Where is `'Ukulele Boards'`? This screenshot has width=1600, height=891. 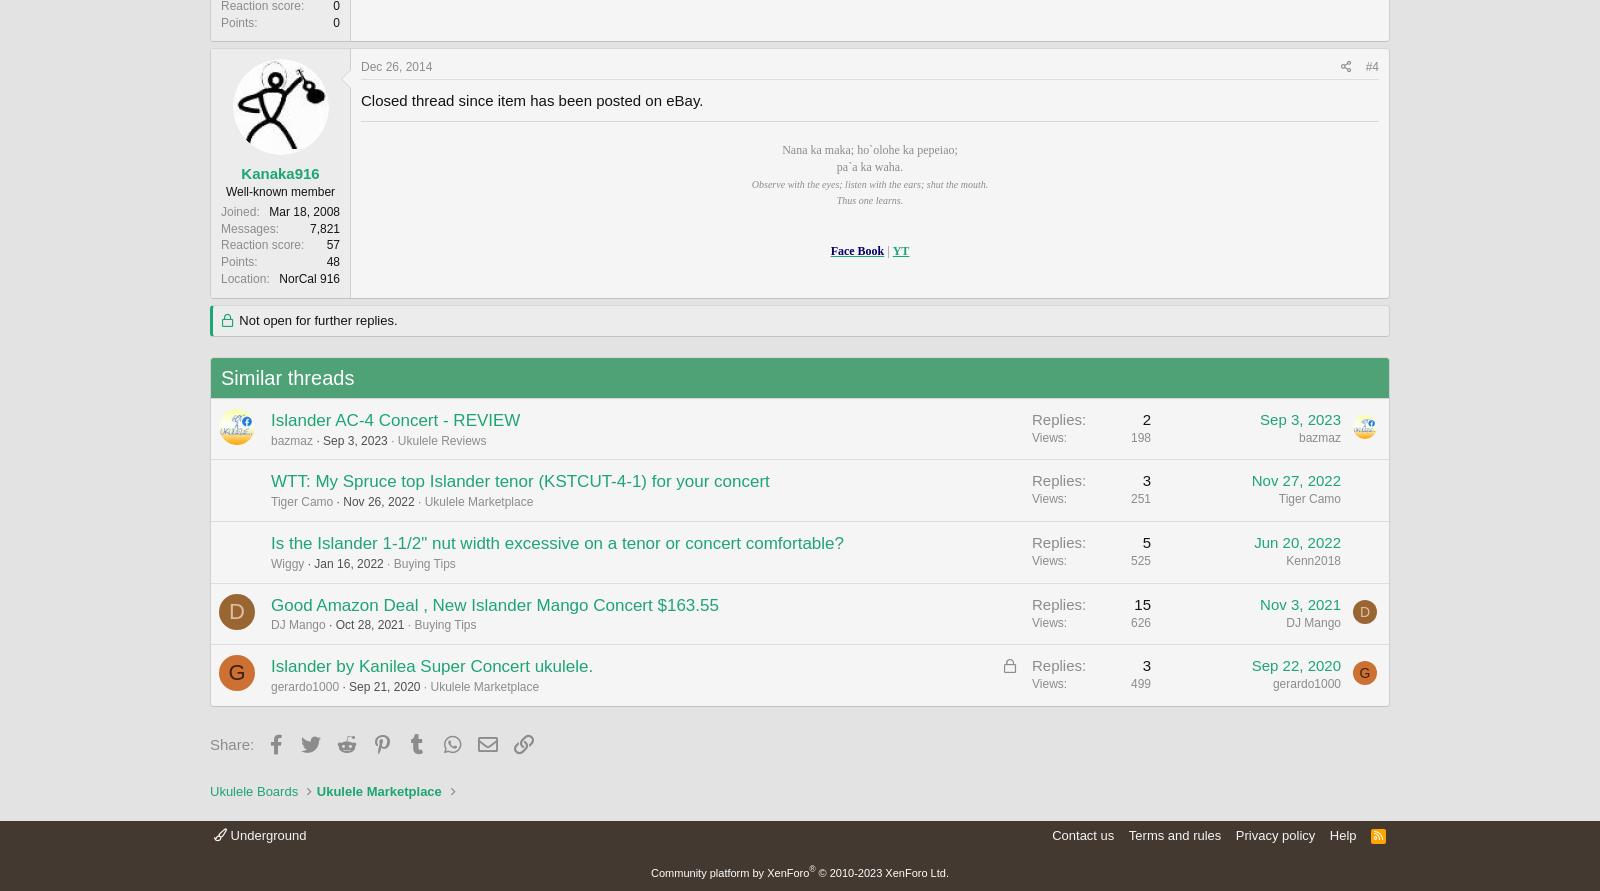 'Ukulele Boards' is located at coordinates (254, 790).